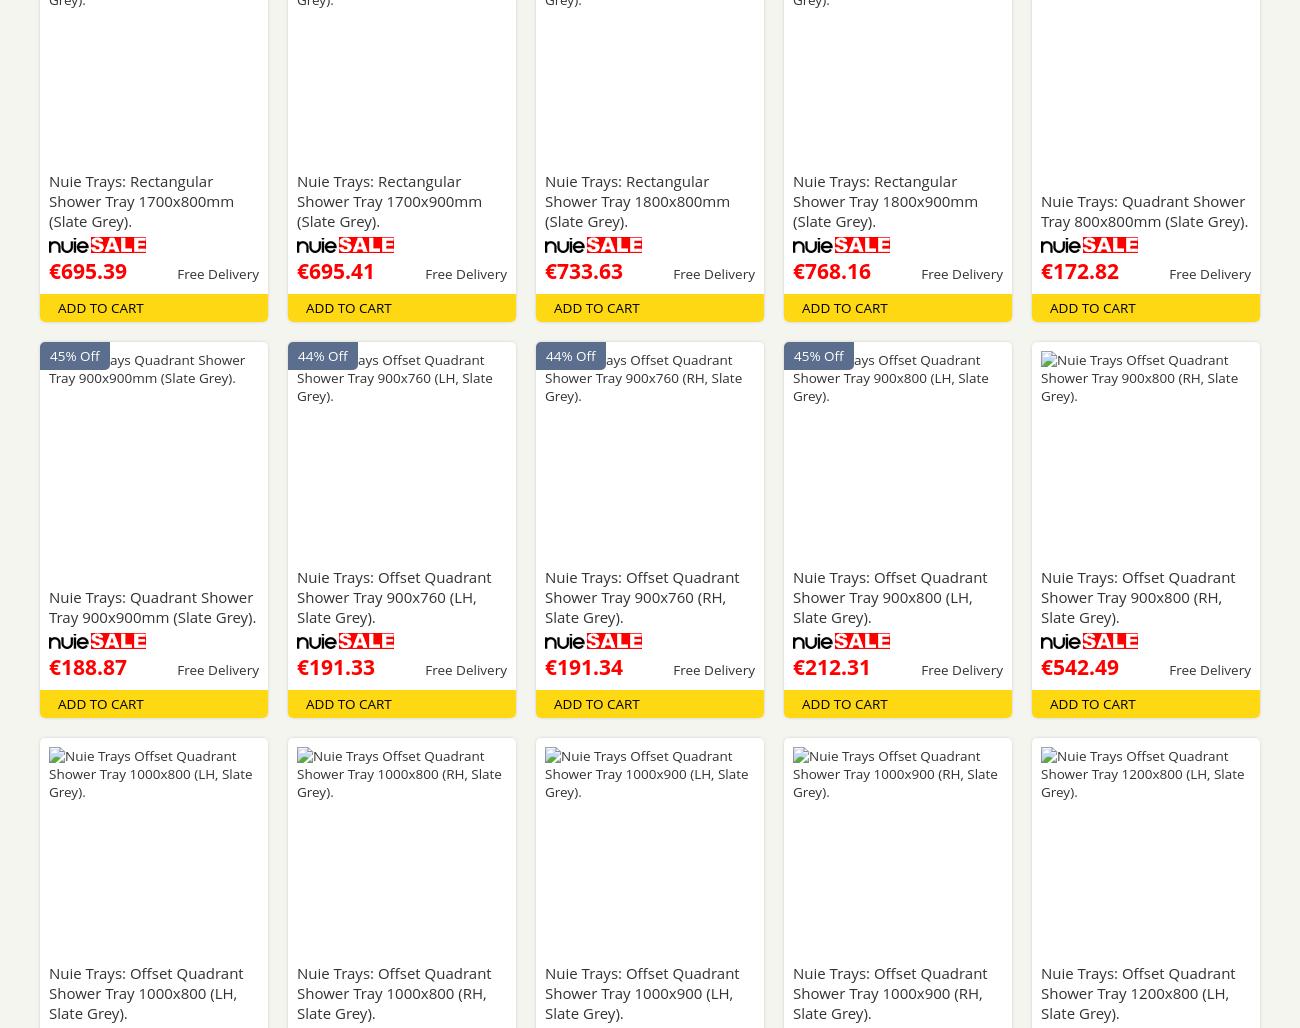 The width and height of the screenshot is (1300, 1028). What do you see at coordinates (394, 595) in the screenshot?
I see `'Nuie Trays: Offset Quadrant Shower Tray 900x760 (LH, Slate Grey).'` at bounding box center [394, 595].